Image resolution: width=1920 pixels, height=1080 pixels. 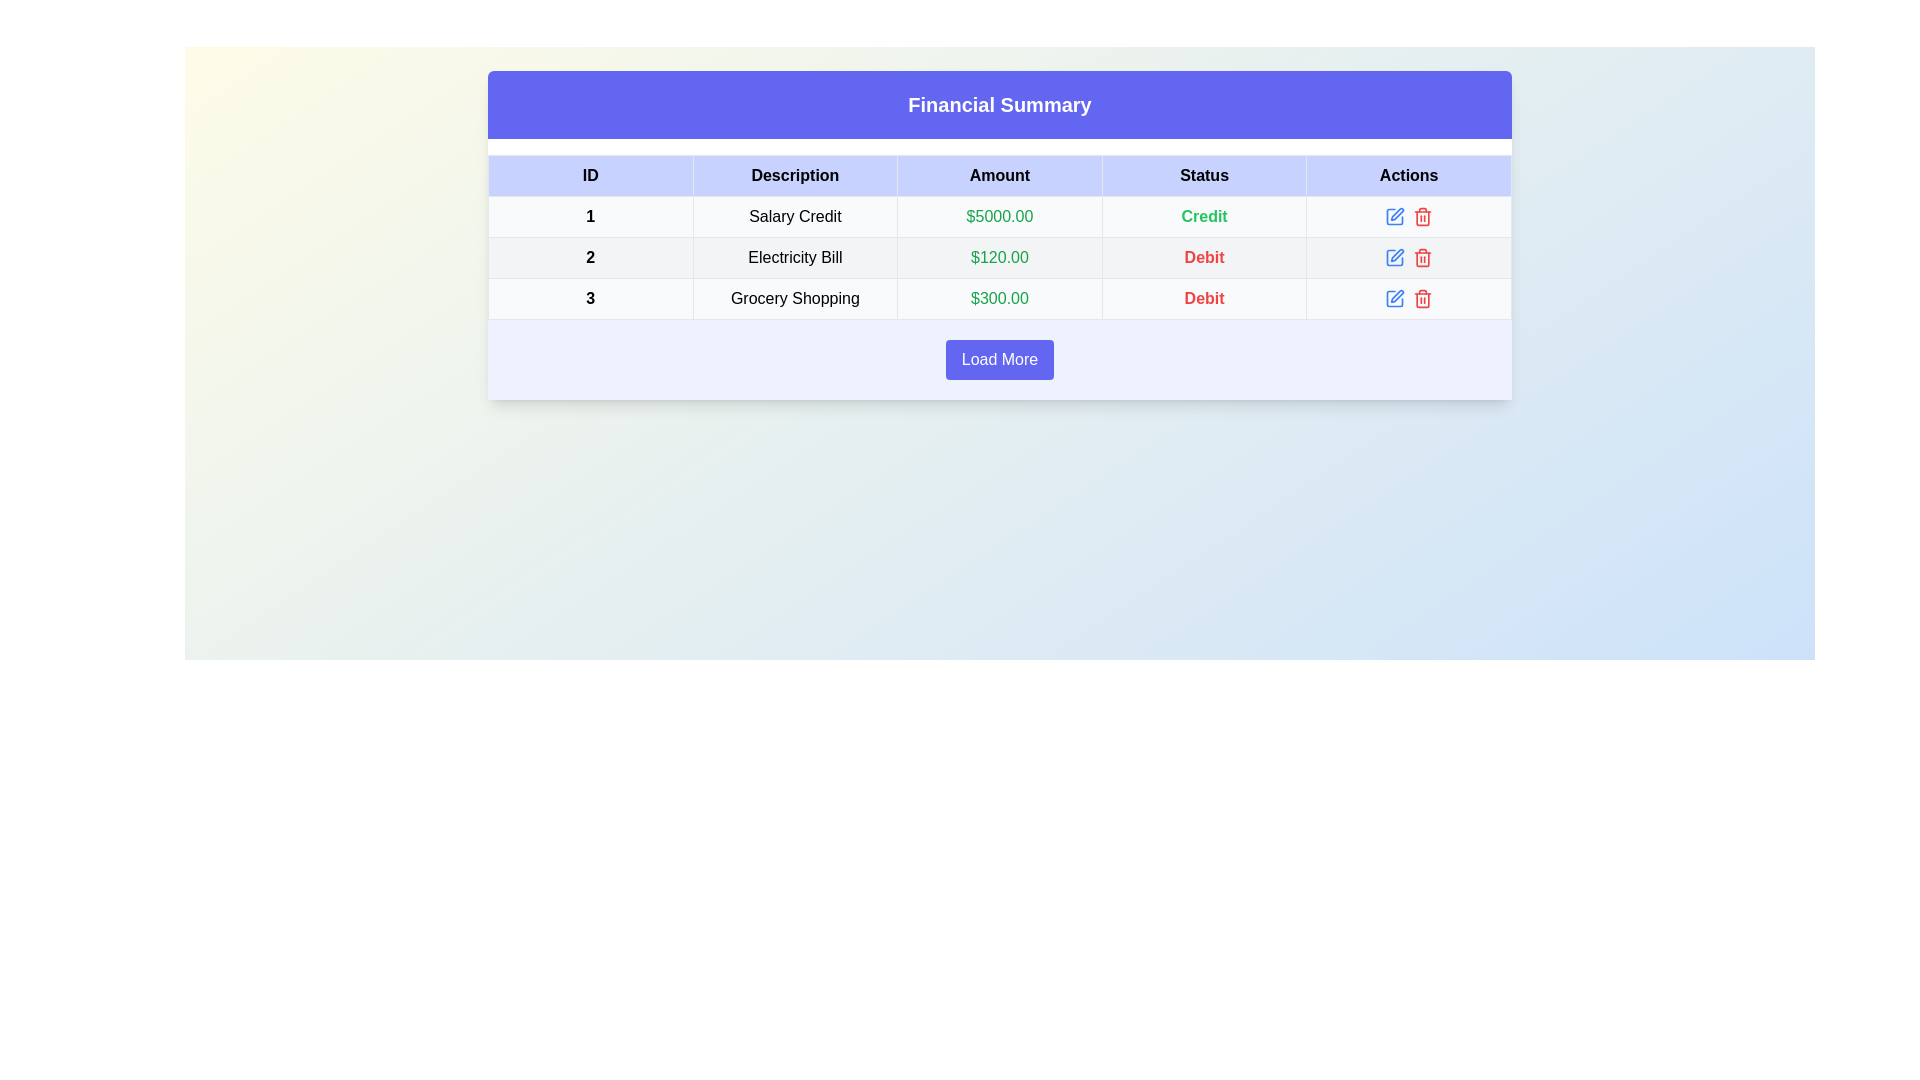 I want to click on the trash can icon located in the 'Actions' column of the table, specifically aligned to the right of the third row for the 'Grocery Shopping' entry, so click(x=1422, y=258).